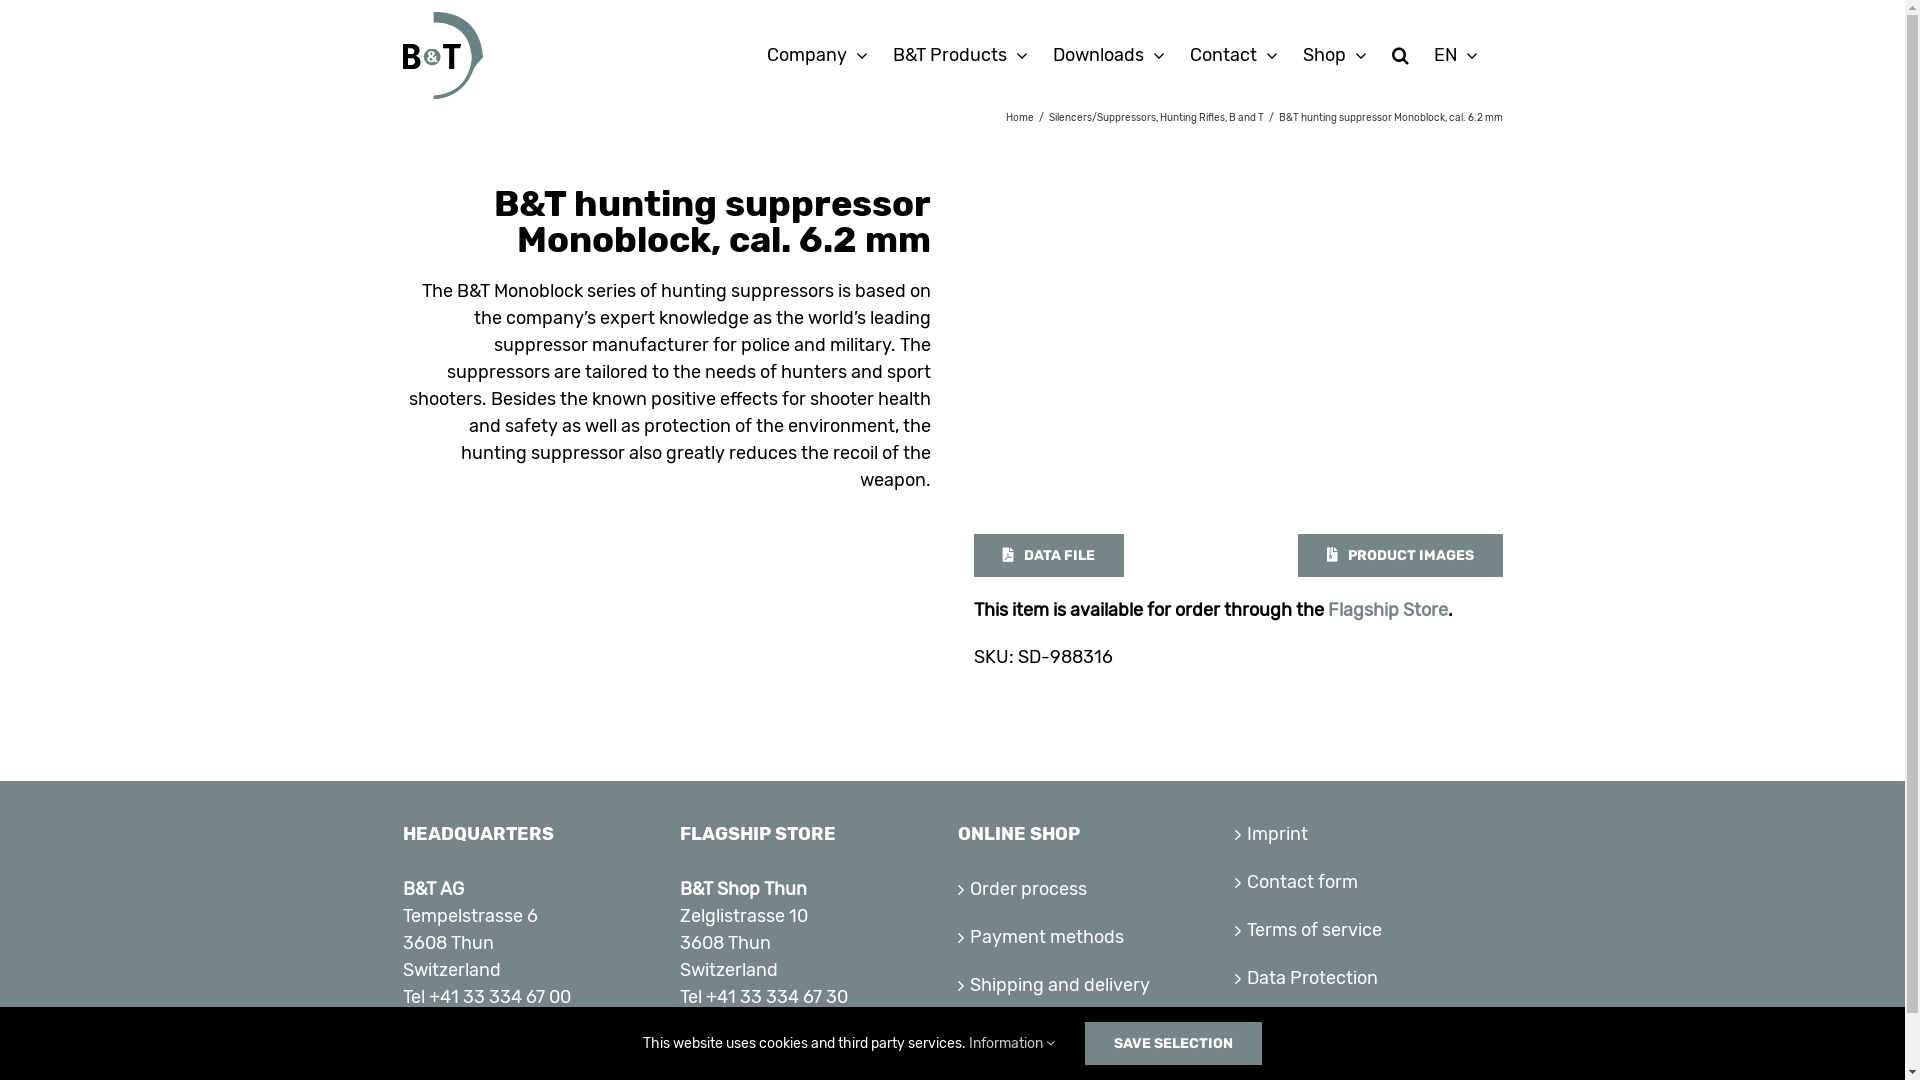 The height and width of the screenshot is (1080, 1920). Describe the element at coordinates (969, 1042) in the screenshot. I see `'Information'` at that location.